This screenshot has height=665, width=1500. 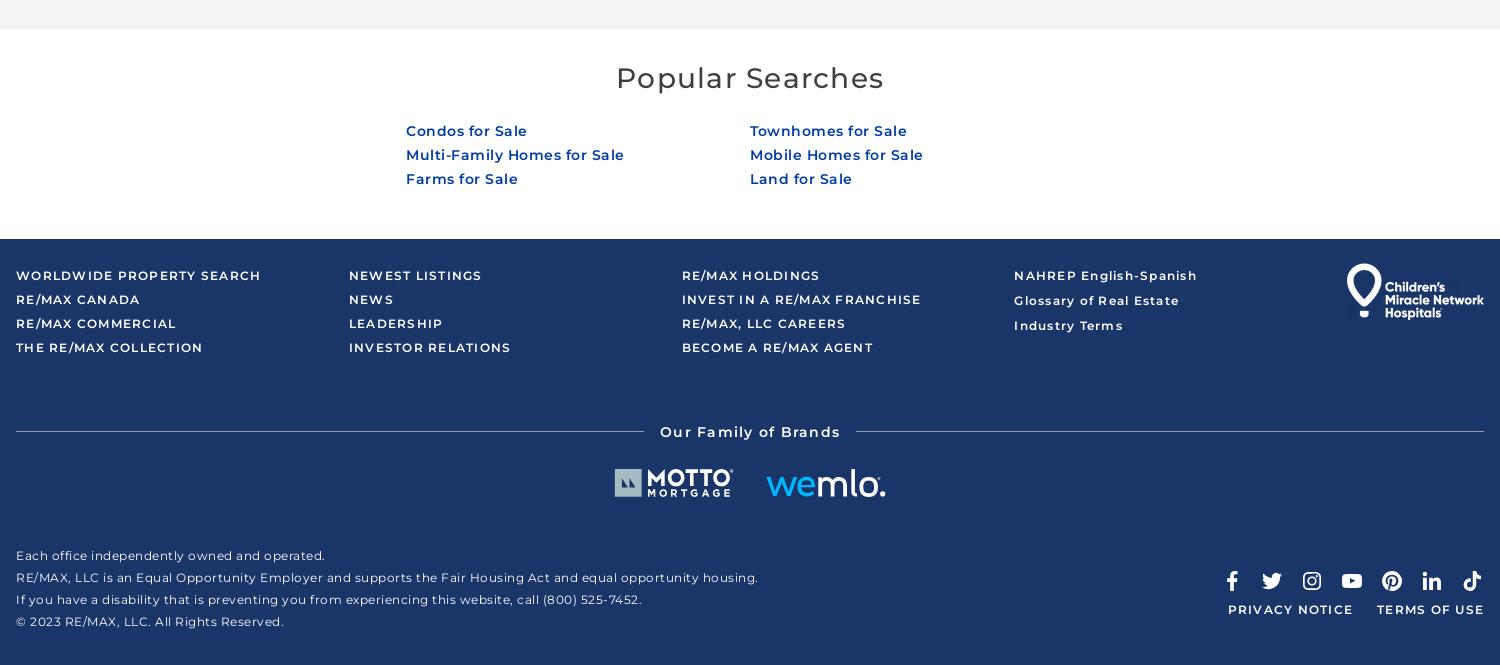 I want to click on 'Listings', so click(x=447, y=274).